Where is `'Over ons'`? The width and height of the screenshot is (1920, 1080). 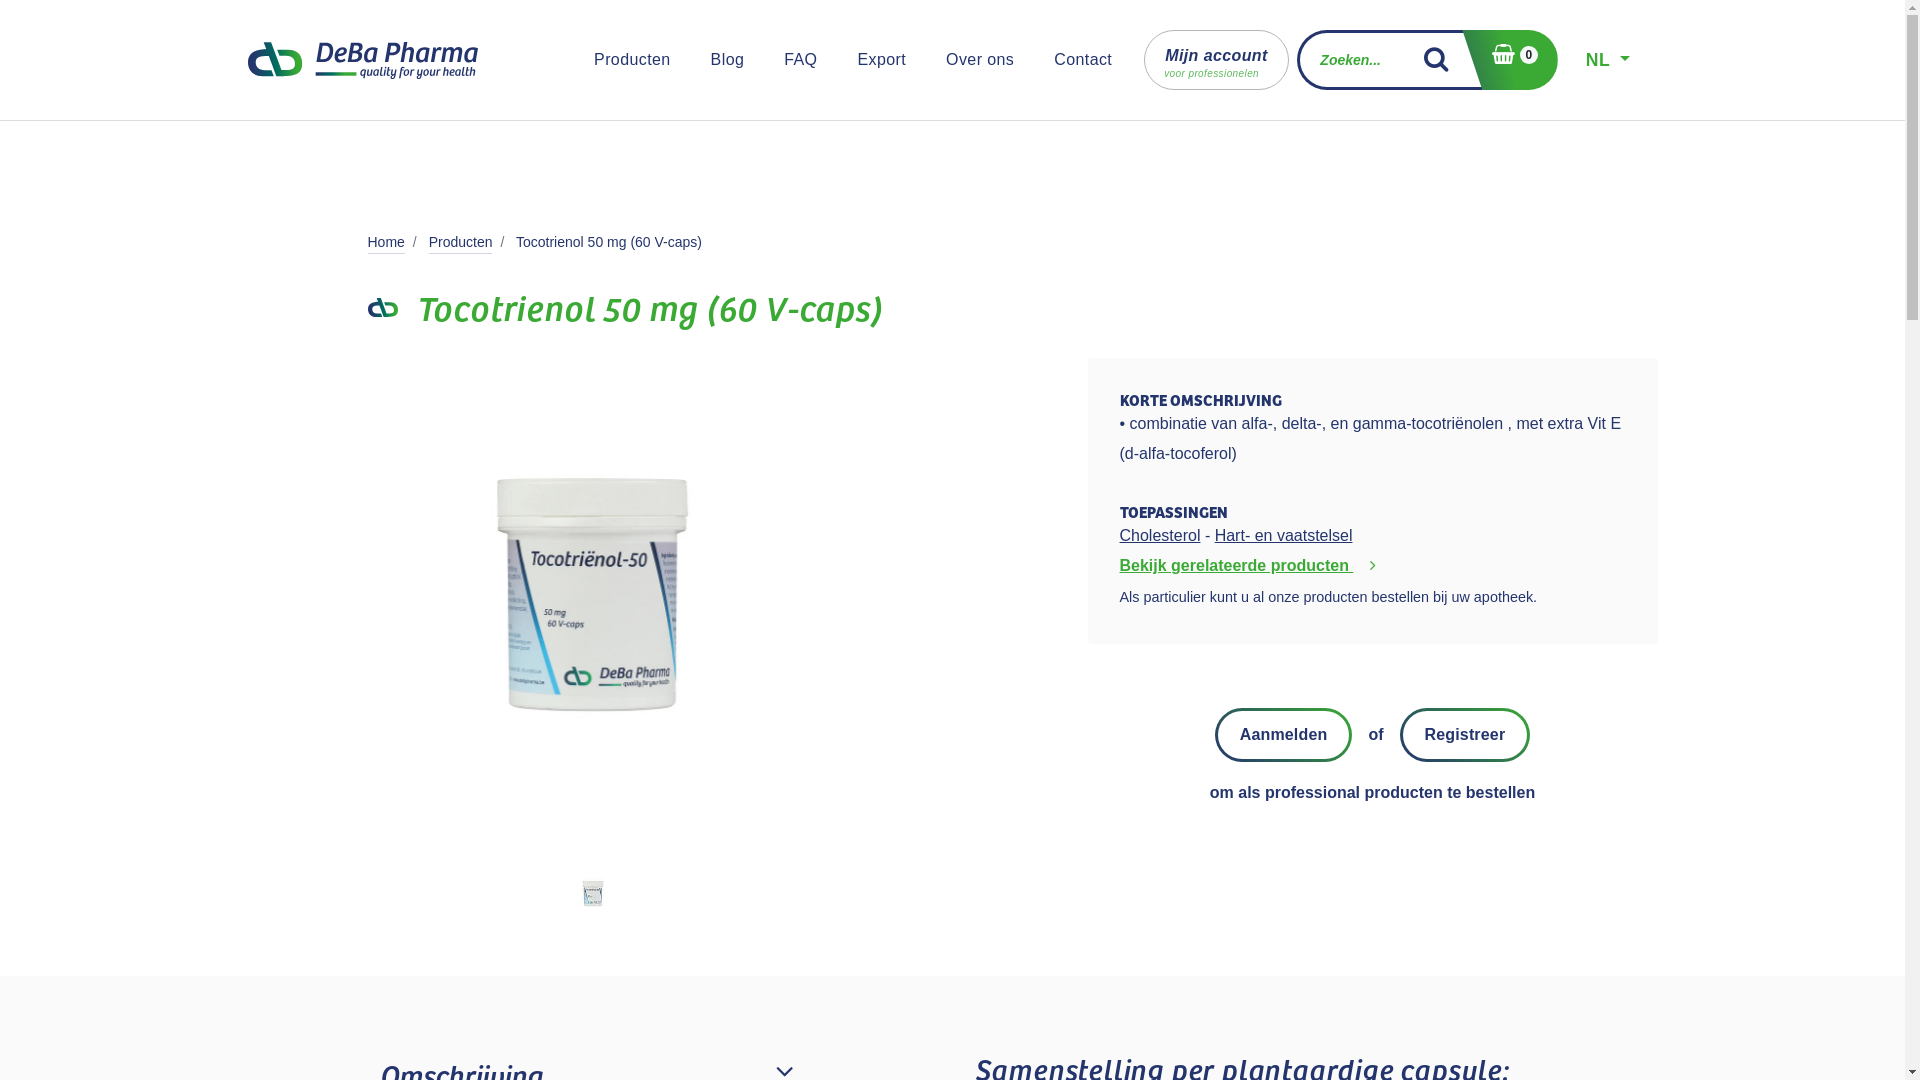
'Over ons' is located at coordinates (979, 59).